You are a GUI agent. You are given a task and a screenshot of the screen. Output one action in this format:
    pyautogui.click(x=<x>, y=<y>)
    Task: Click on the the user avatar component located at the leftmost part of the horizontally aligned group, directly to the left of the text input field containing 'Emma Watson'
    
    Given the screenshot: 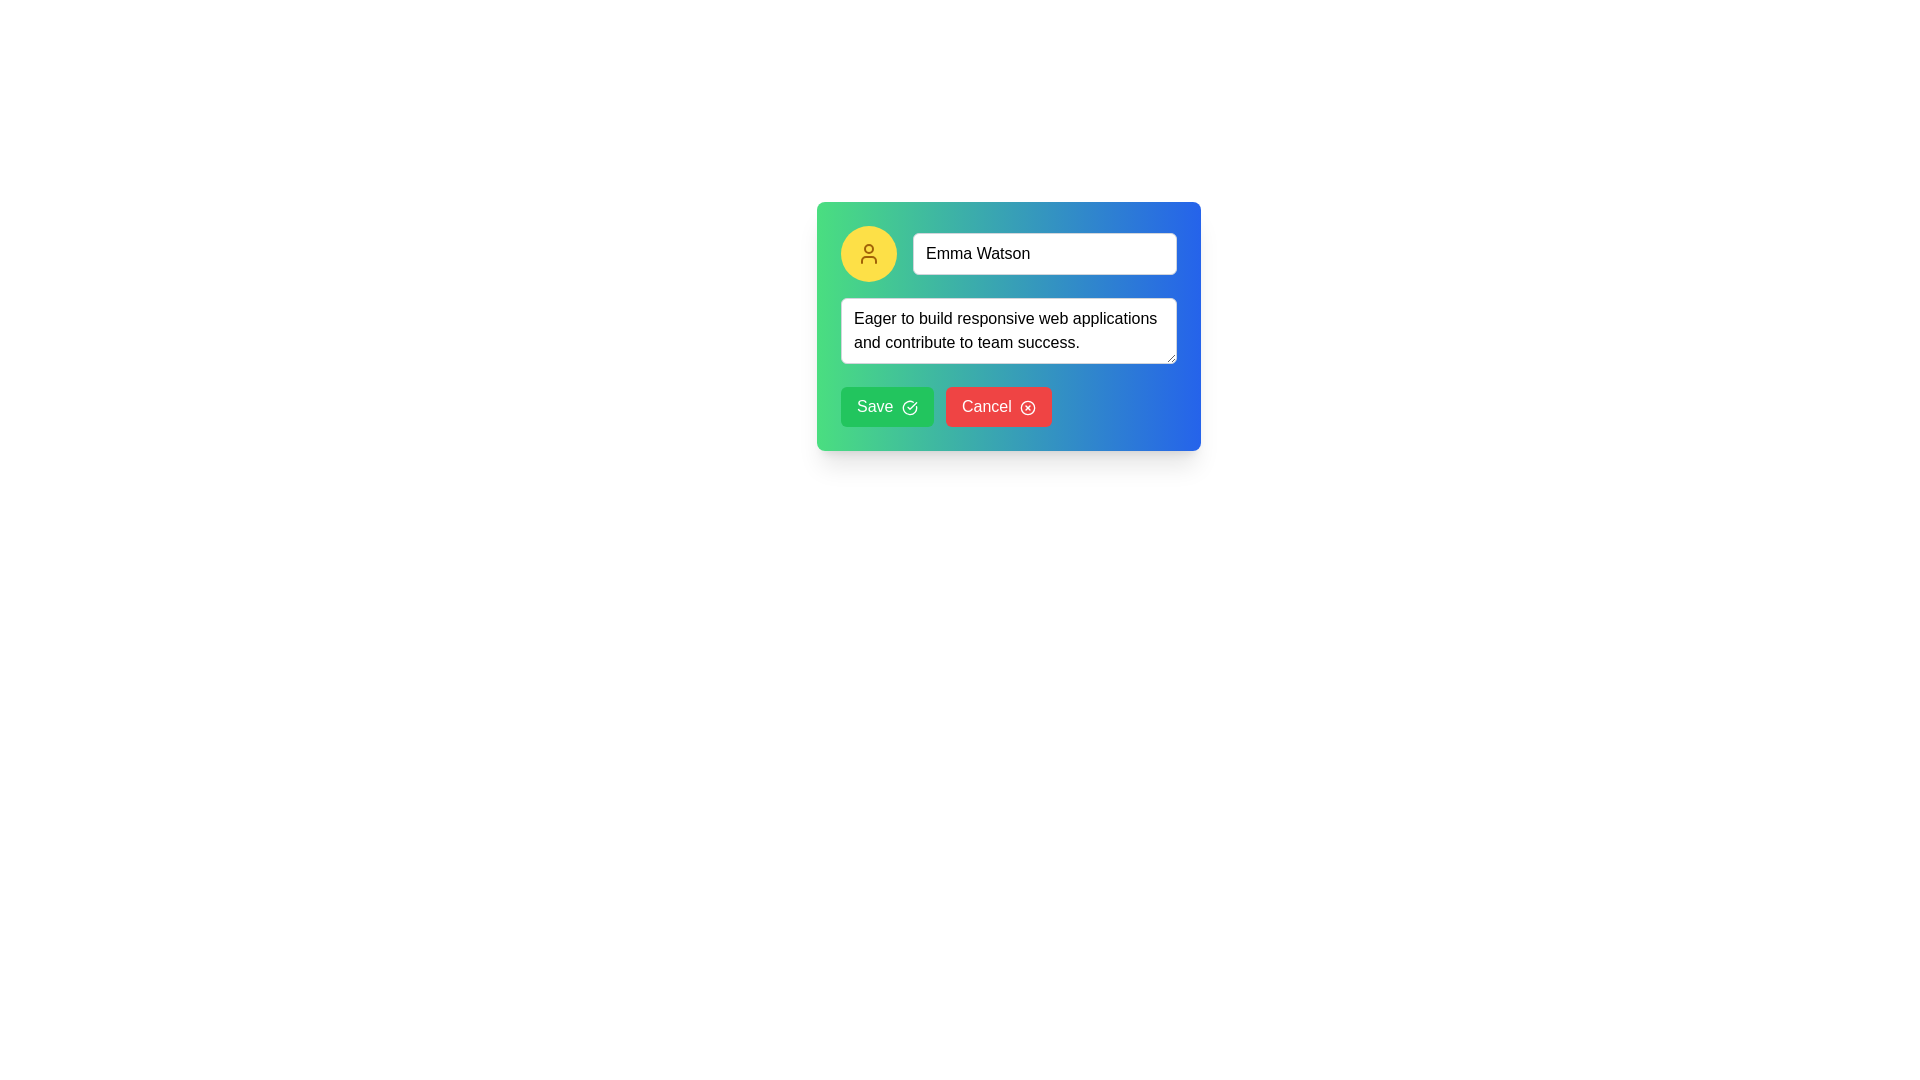 What is the action you would take?
    pyautogui.click(x=868, y=253)
    